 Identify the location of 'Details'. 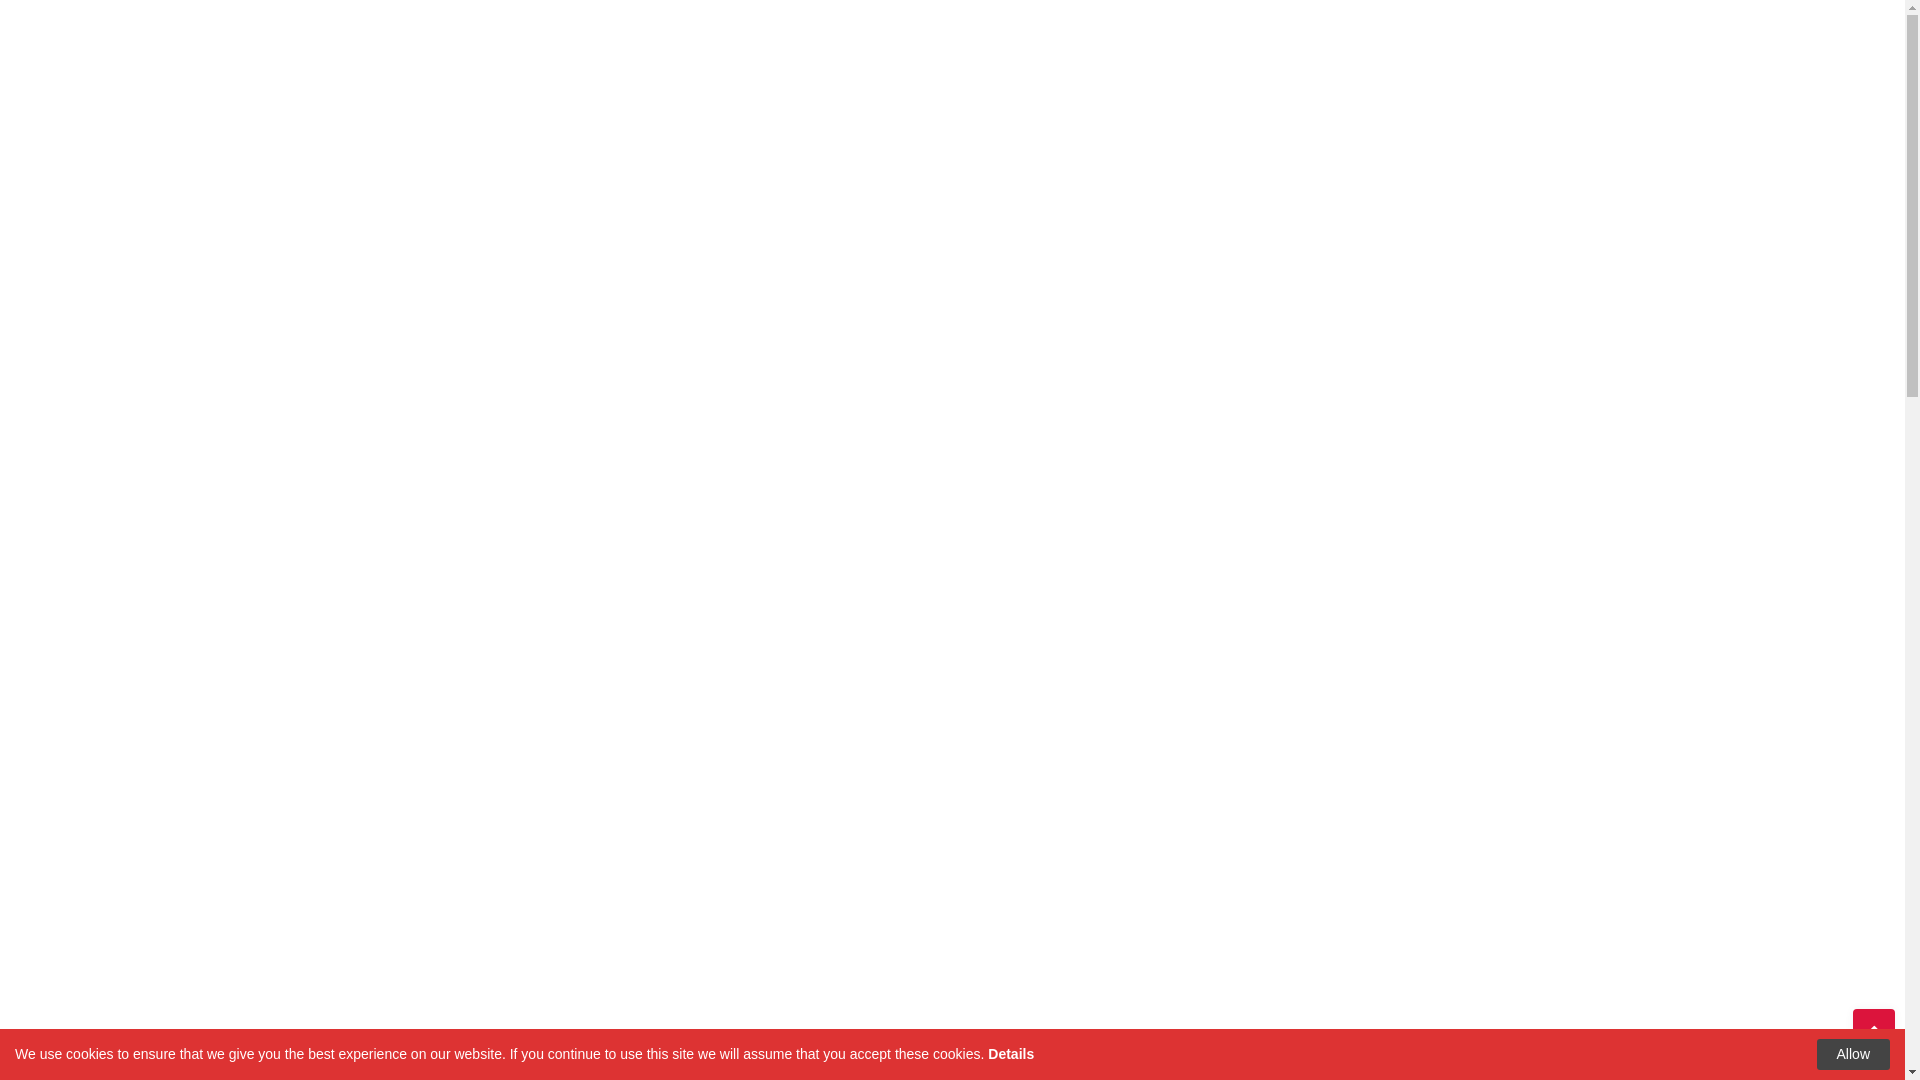
(1011, 1052).